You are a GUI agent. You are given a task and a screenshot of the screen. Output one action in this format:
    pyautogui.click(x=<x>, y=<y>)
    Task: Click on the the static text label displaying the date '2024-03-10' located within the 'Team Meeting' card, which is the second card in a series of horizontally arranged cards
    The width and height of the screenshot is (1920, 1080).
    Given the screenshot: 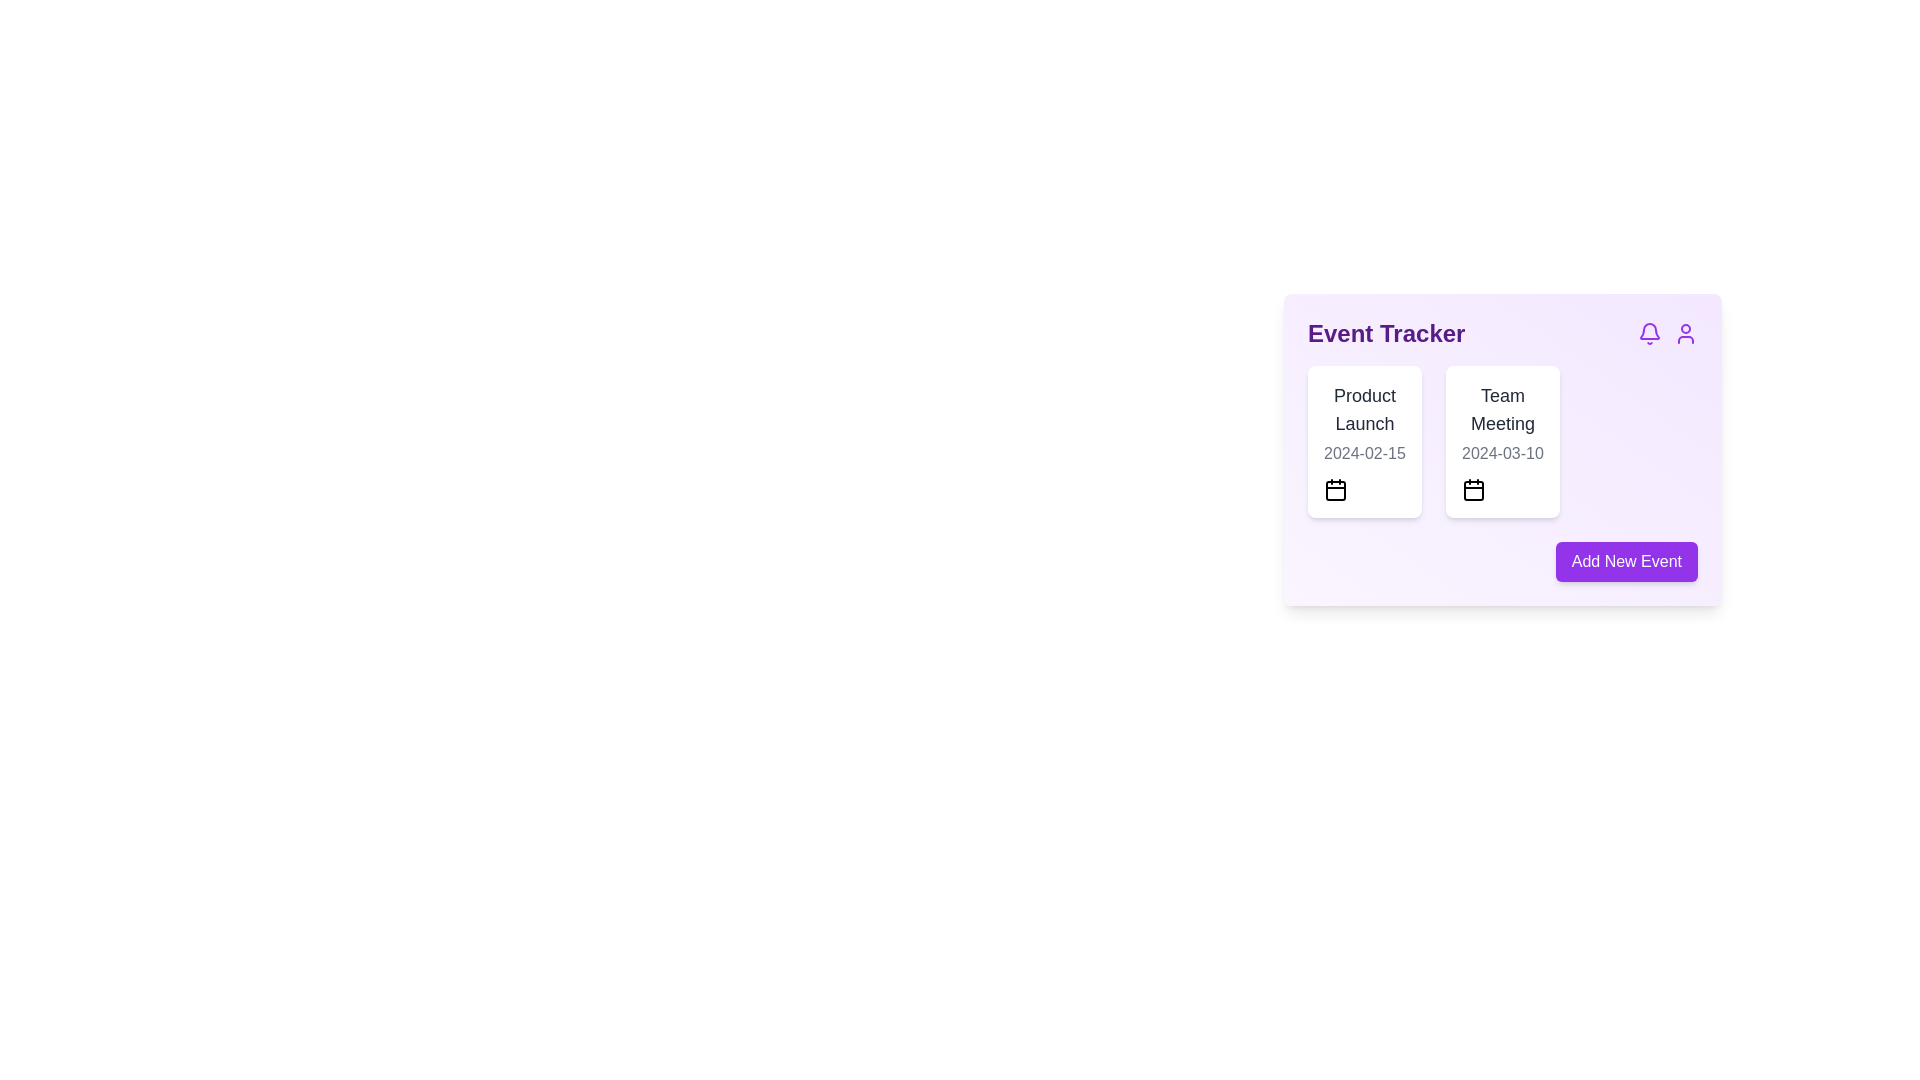 What is the action you would take?
    pyautogui.click(x=1502, y=454)
    